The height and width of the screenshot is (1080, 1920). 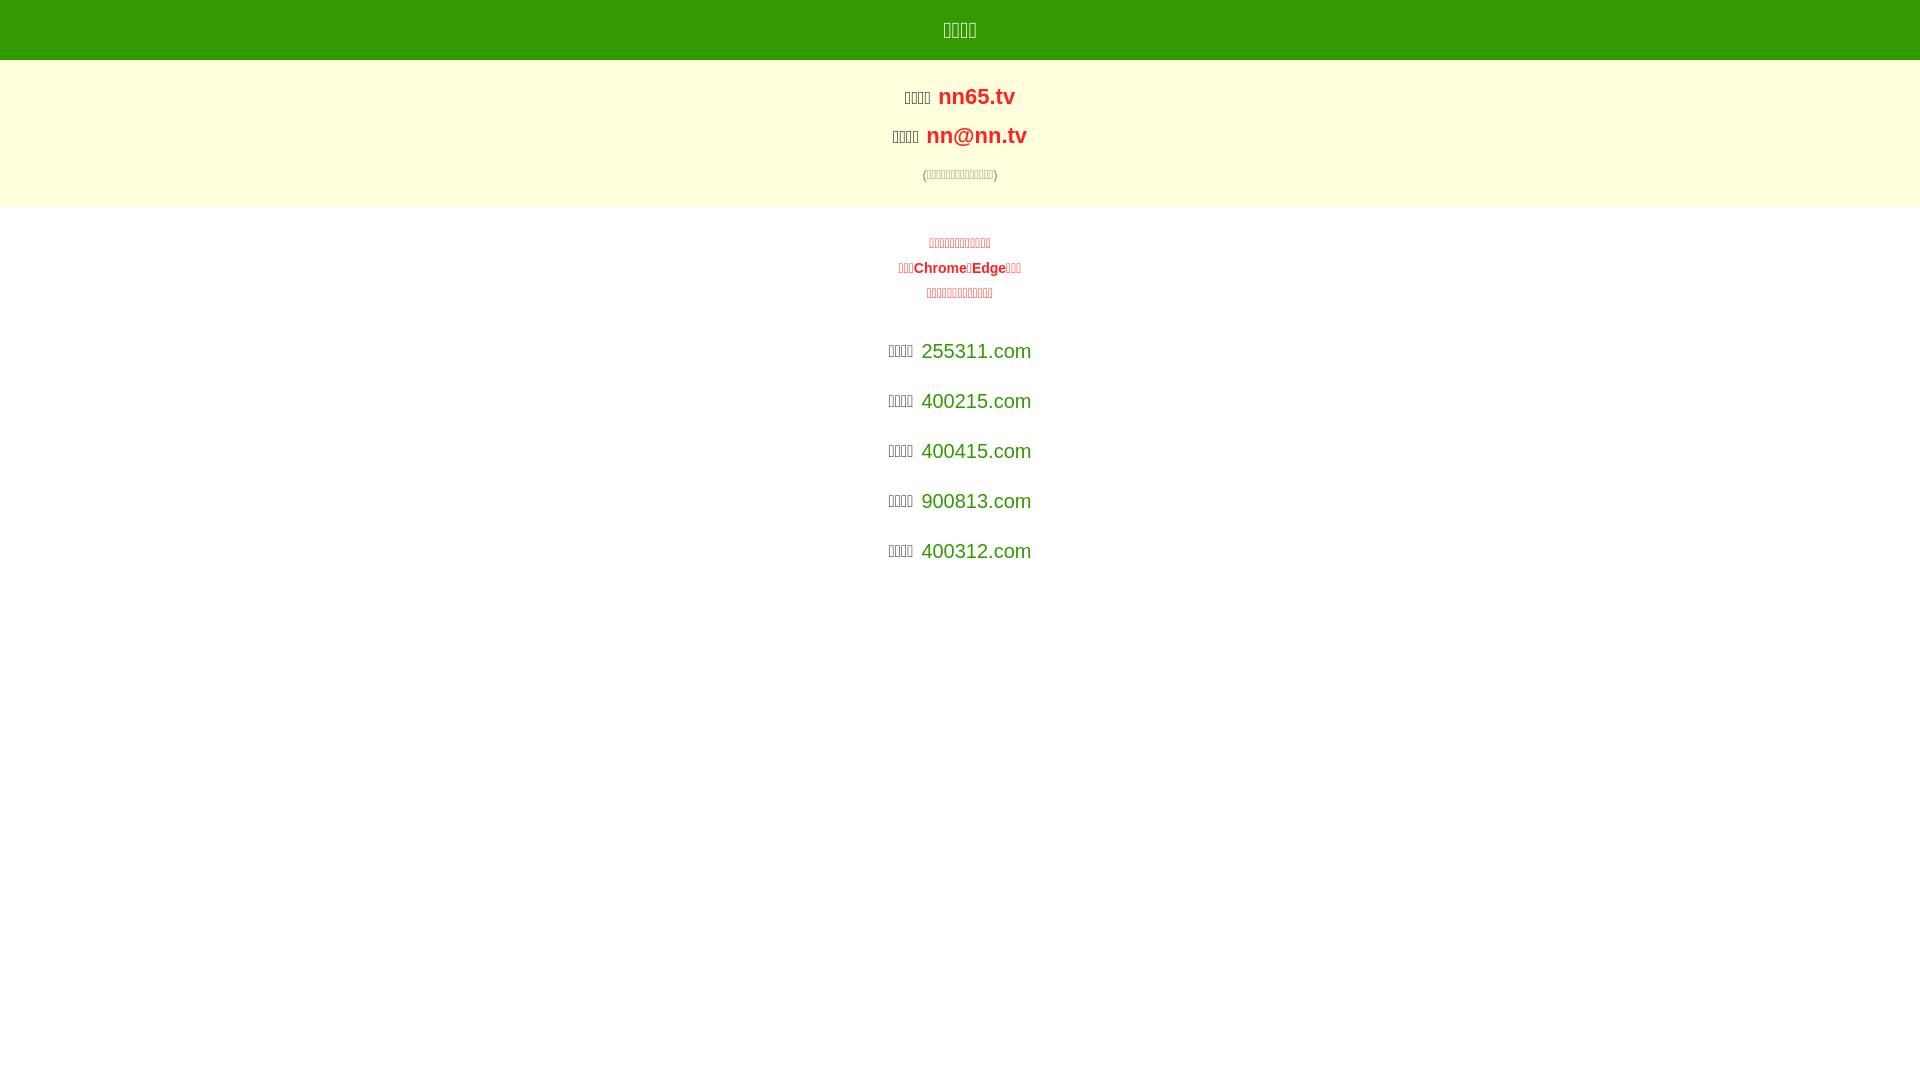 What do you see at coordinates (975, 401) in the screenshot?
I see `'400215.com'` at bounding box center [975, 401].